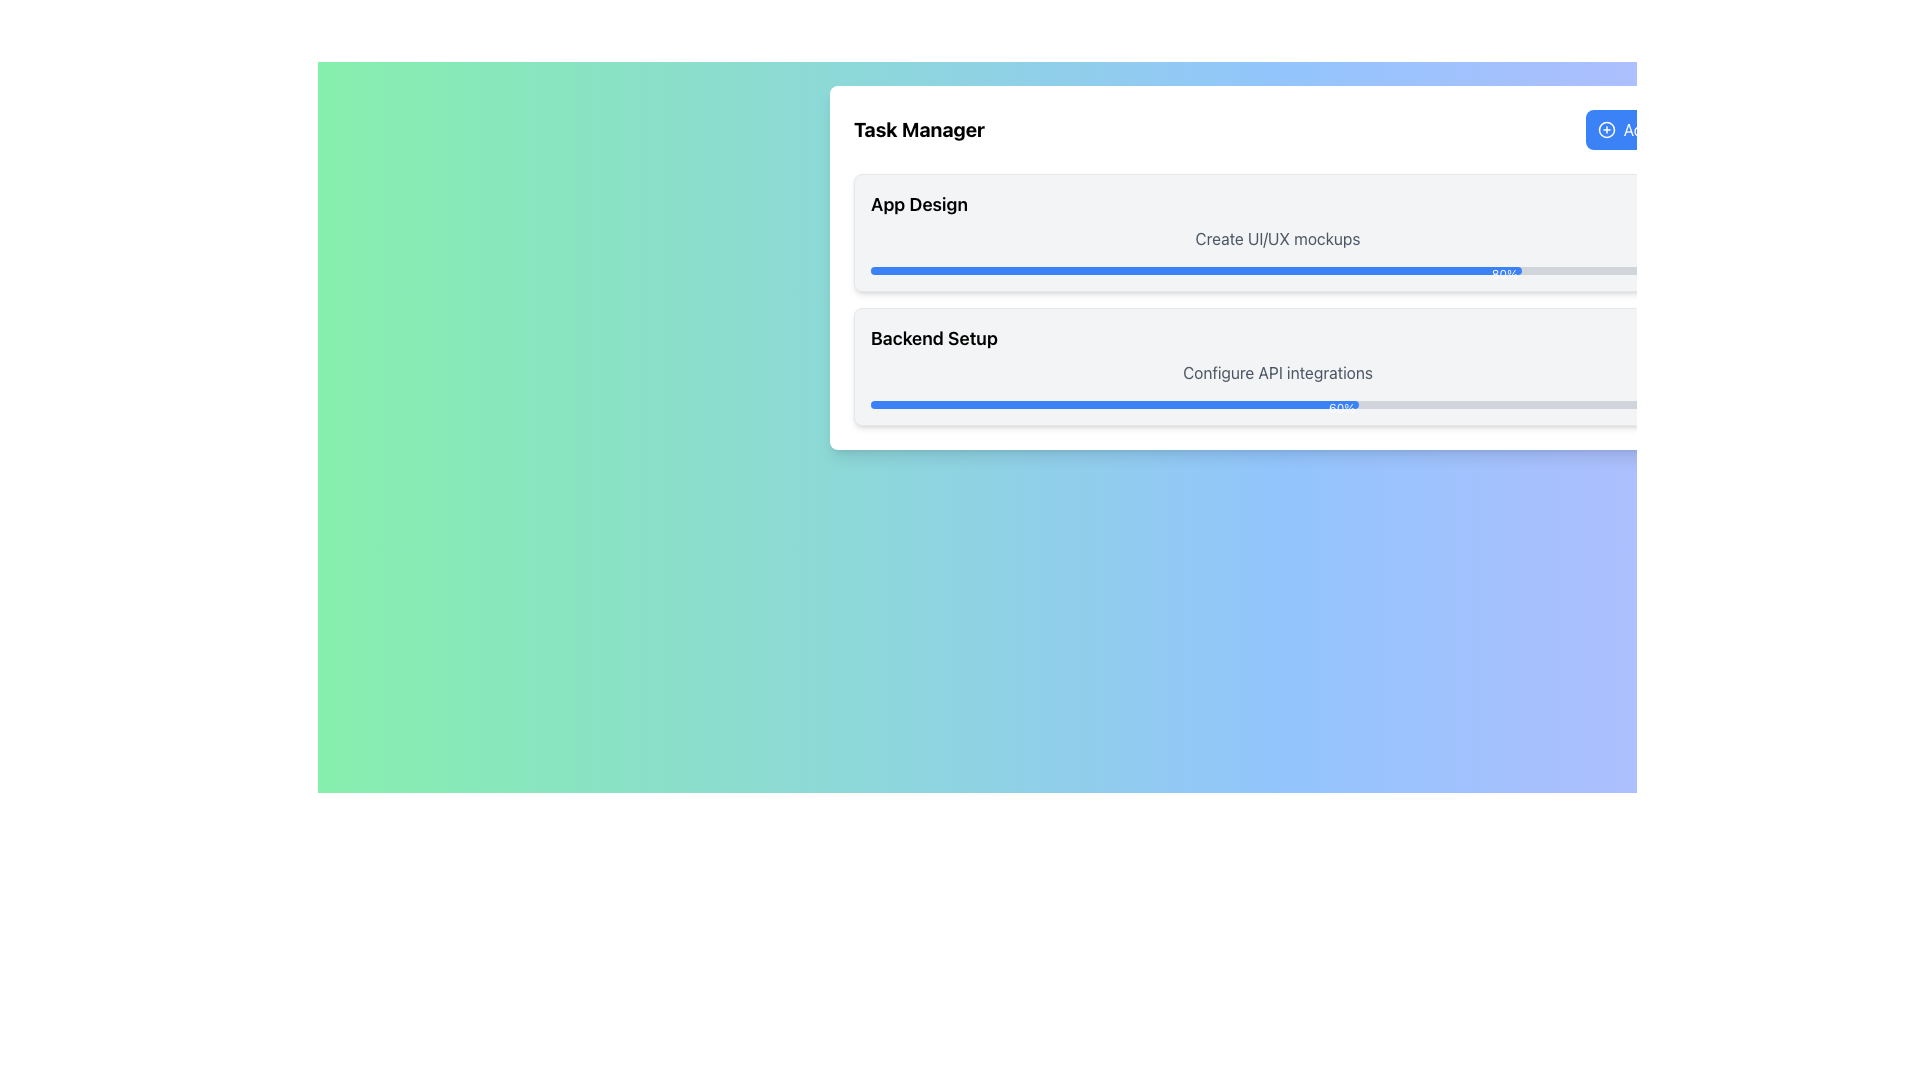 This screenshot has width=1920, height=1080. I want to click on the percentage value displayed in the Text Label showing '80%' located at the rightmost end of the progress bar under the header 'Create UI/UX mockups', so click(1505, 270).